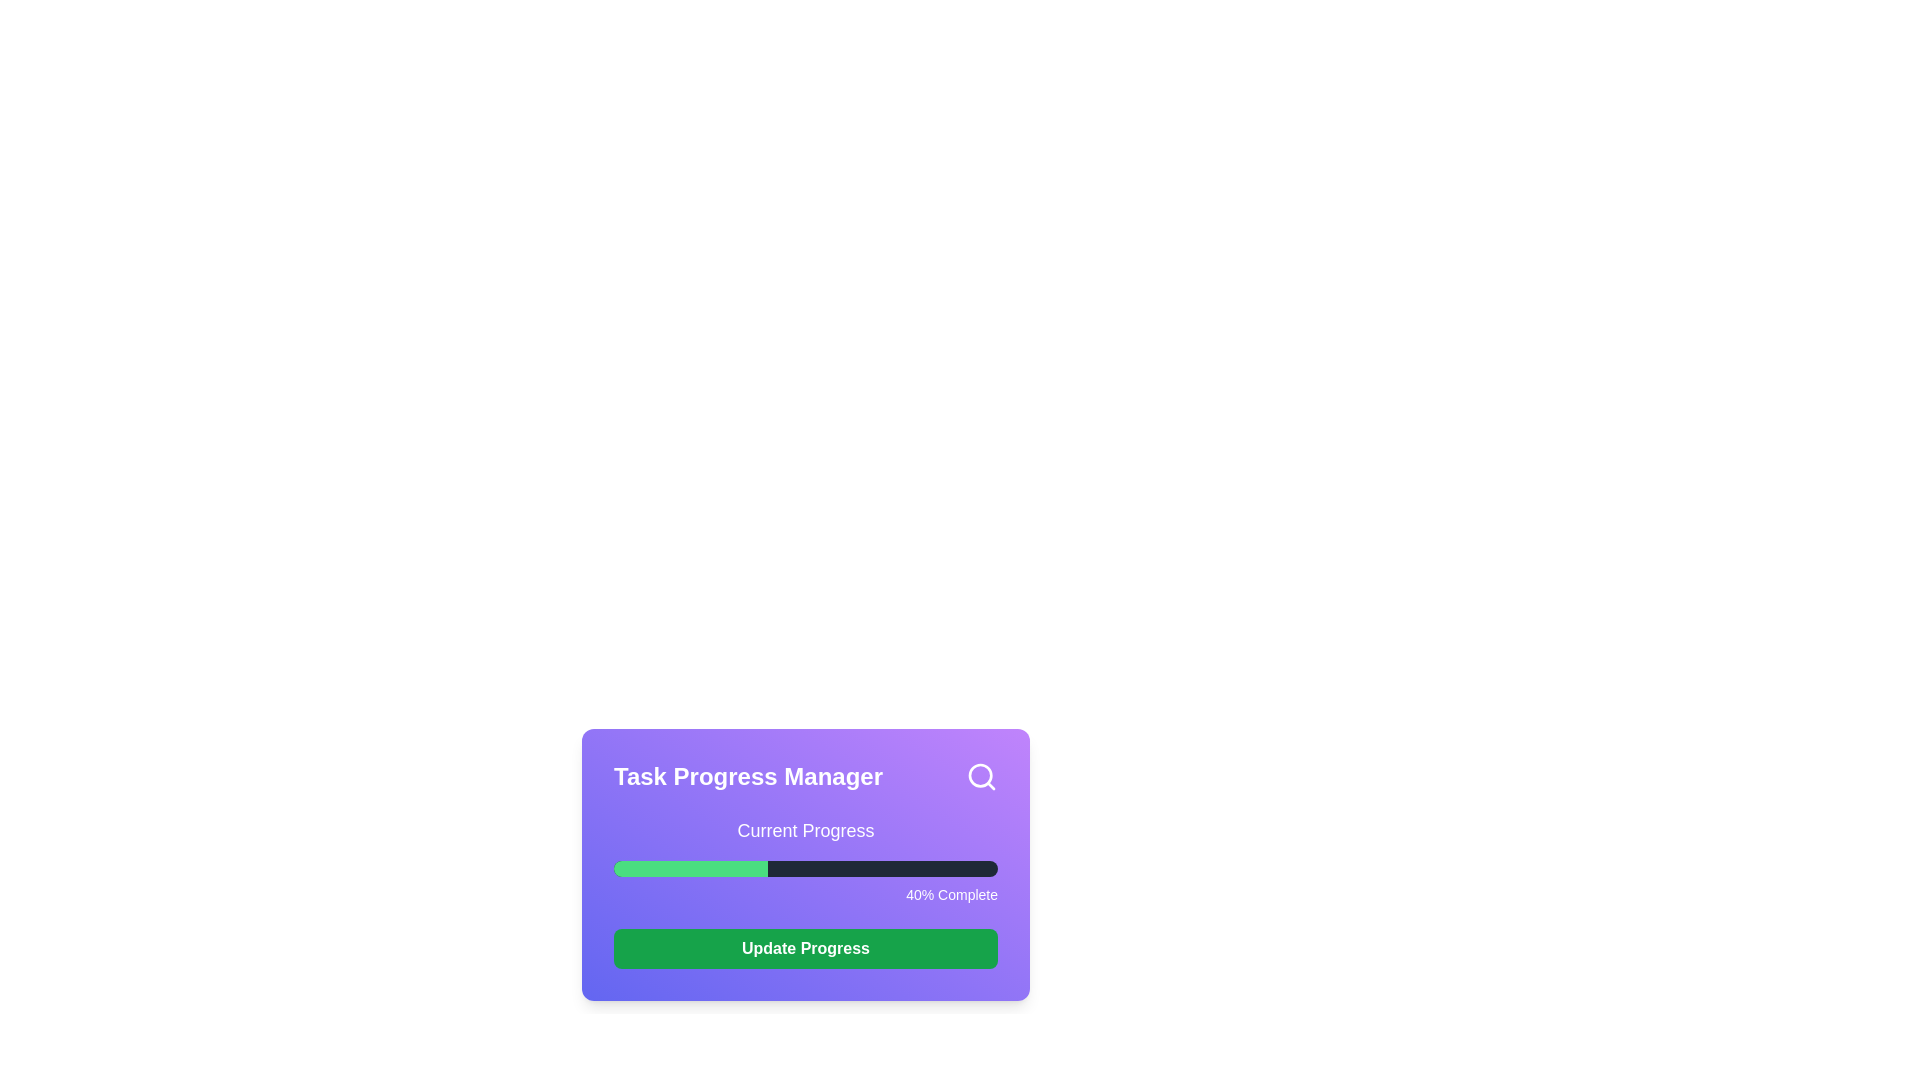 The width and height of the screenshot is (1920, 1080). I want to click on the progress bar located in the 'Task Progress Manager' card, which is positioned below the 'Current Progress' label and above the 'Update Progress' button, so click(806, 859).